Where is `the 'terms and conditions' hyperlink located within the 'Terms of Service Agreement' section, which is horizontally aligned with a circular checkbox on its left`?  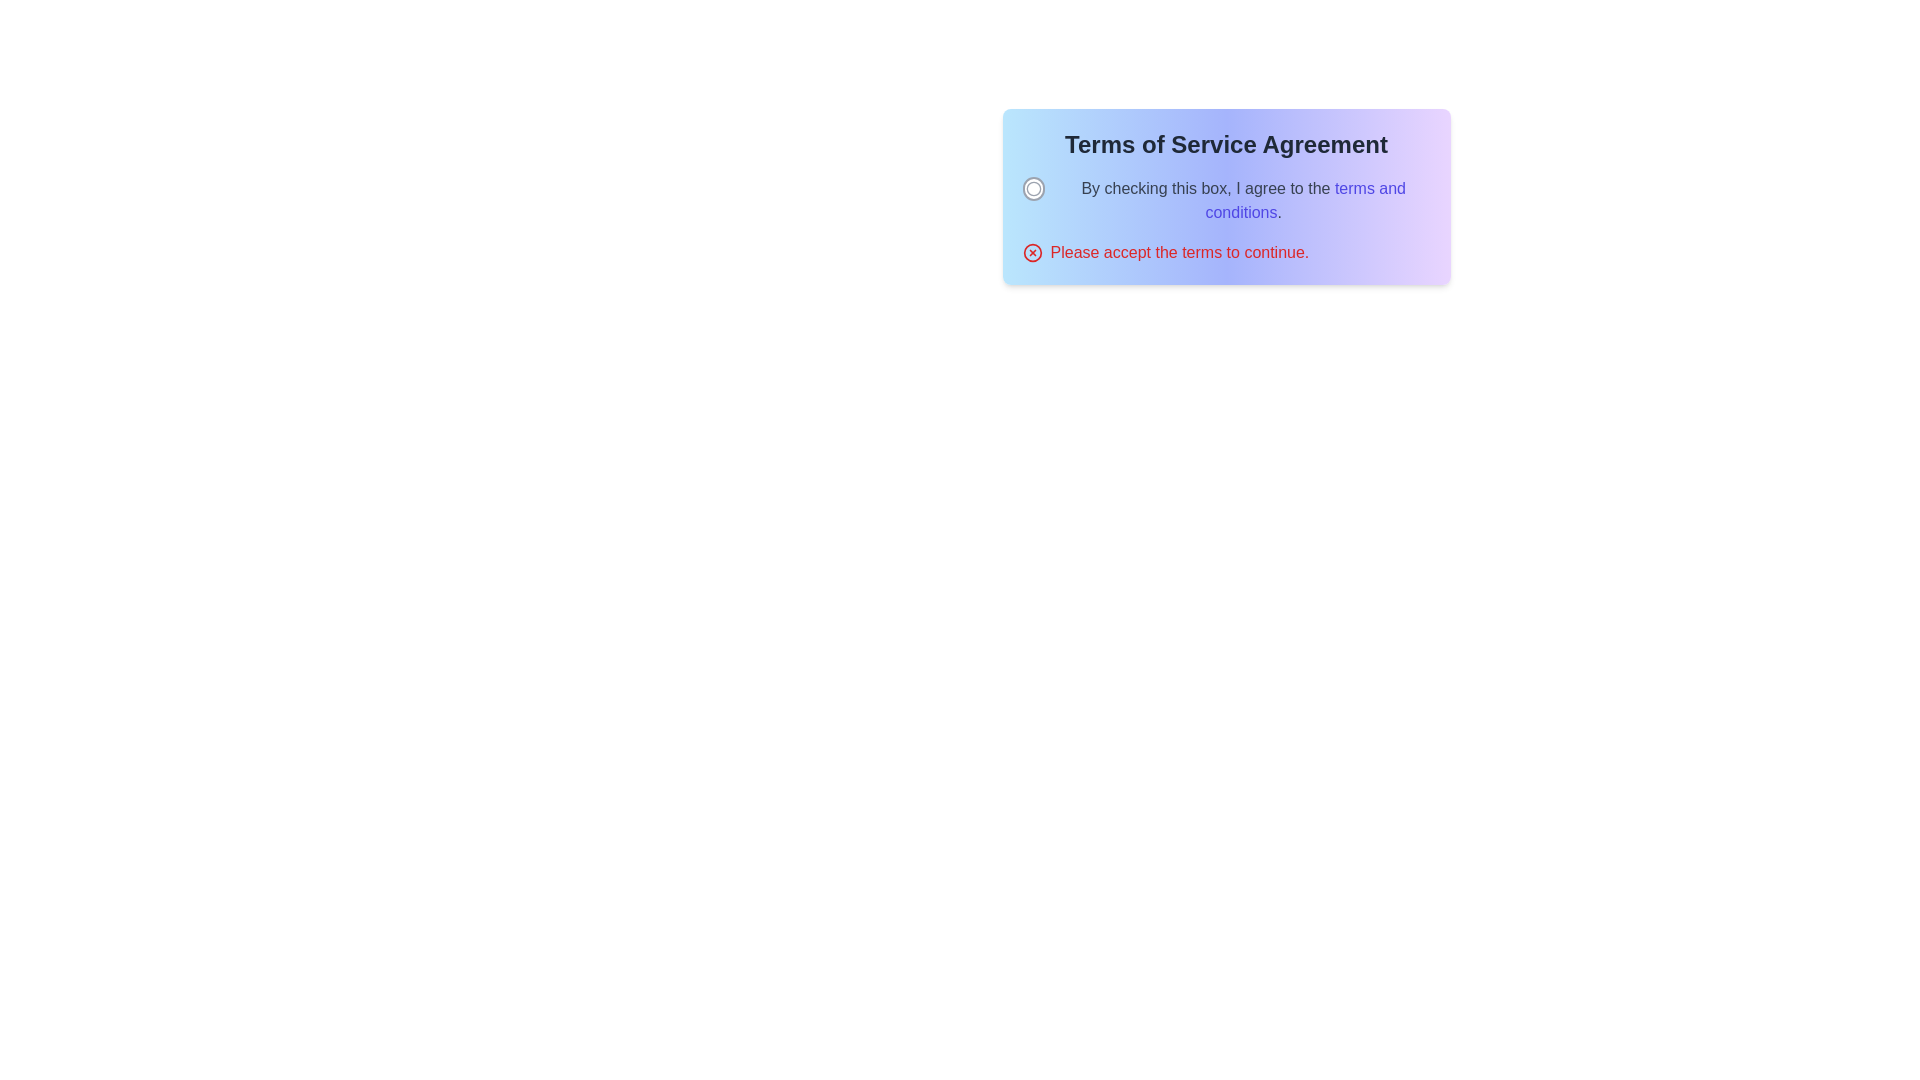 the 'terms and conditions' hyperlink located within the 'Terms of Service Agreement' section, which is horizontally aligned with a circular checkbox on its left is located at coordinates (1242, 200).